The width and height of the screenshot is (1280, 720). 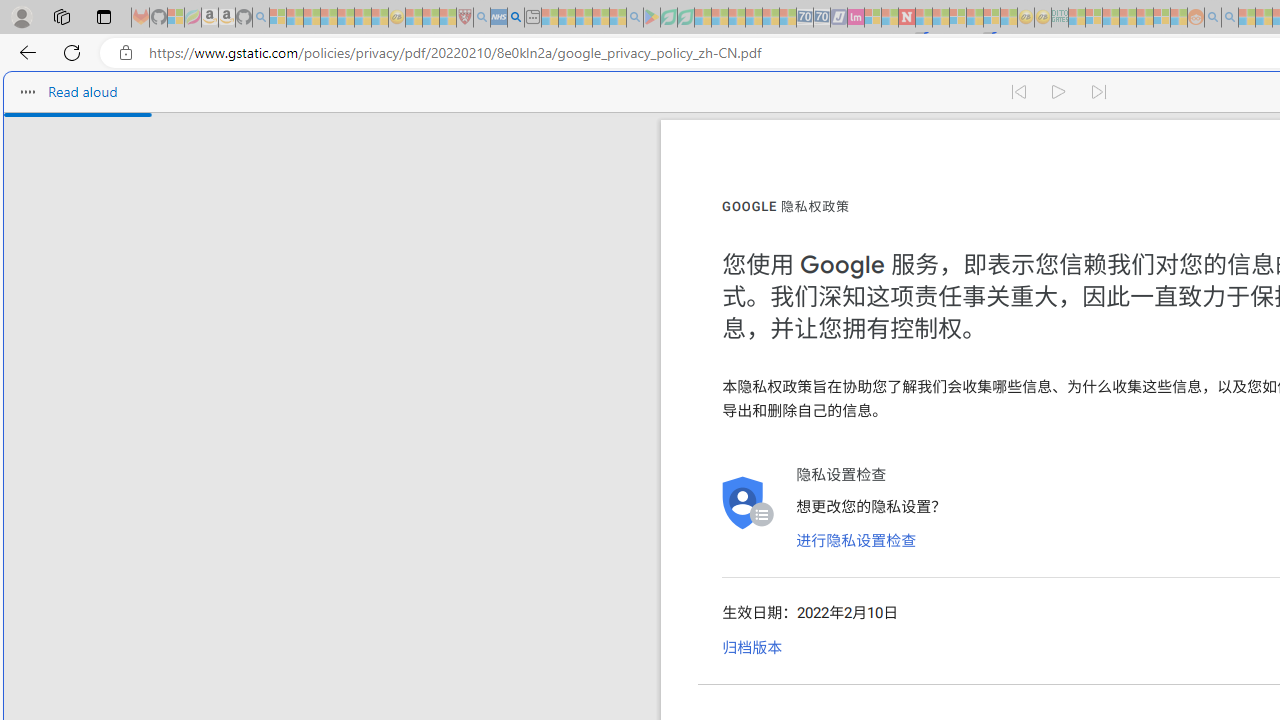 What do you see at coordinates (599, 17) in the screenshot?
I see `'Pets - MSN - Sleeping'` at bounding box center [599, 17].